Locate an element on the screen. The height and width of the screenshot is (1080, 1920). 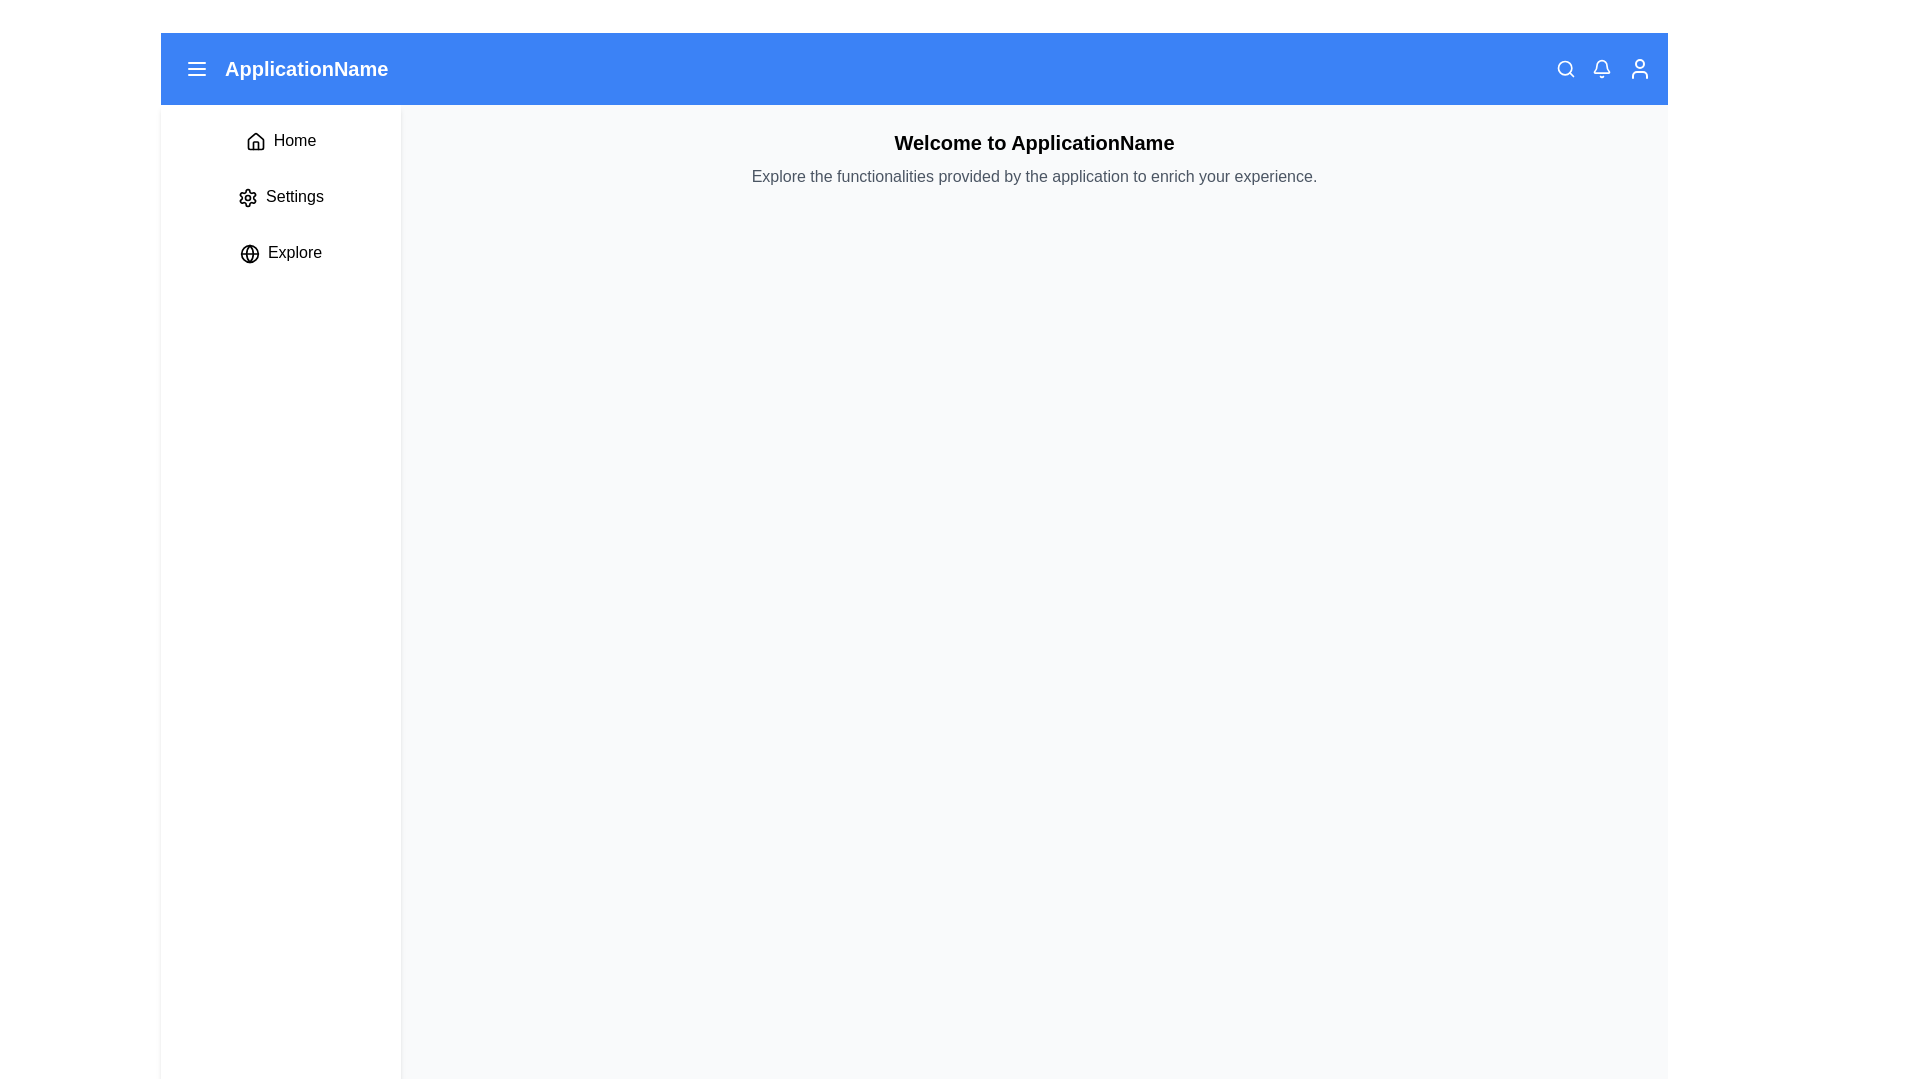
the menu icon consisting of three horizontal white lines, positioned in the blue navigation bar to the left of 'ApplicationName' is located at coordinates (196, 68).